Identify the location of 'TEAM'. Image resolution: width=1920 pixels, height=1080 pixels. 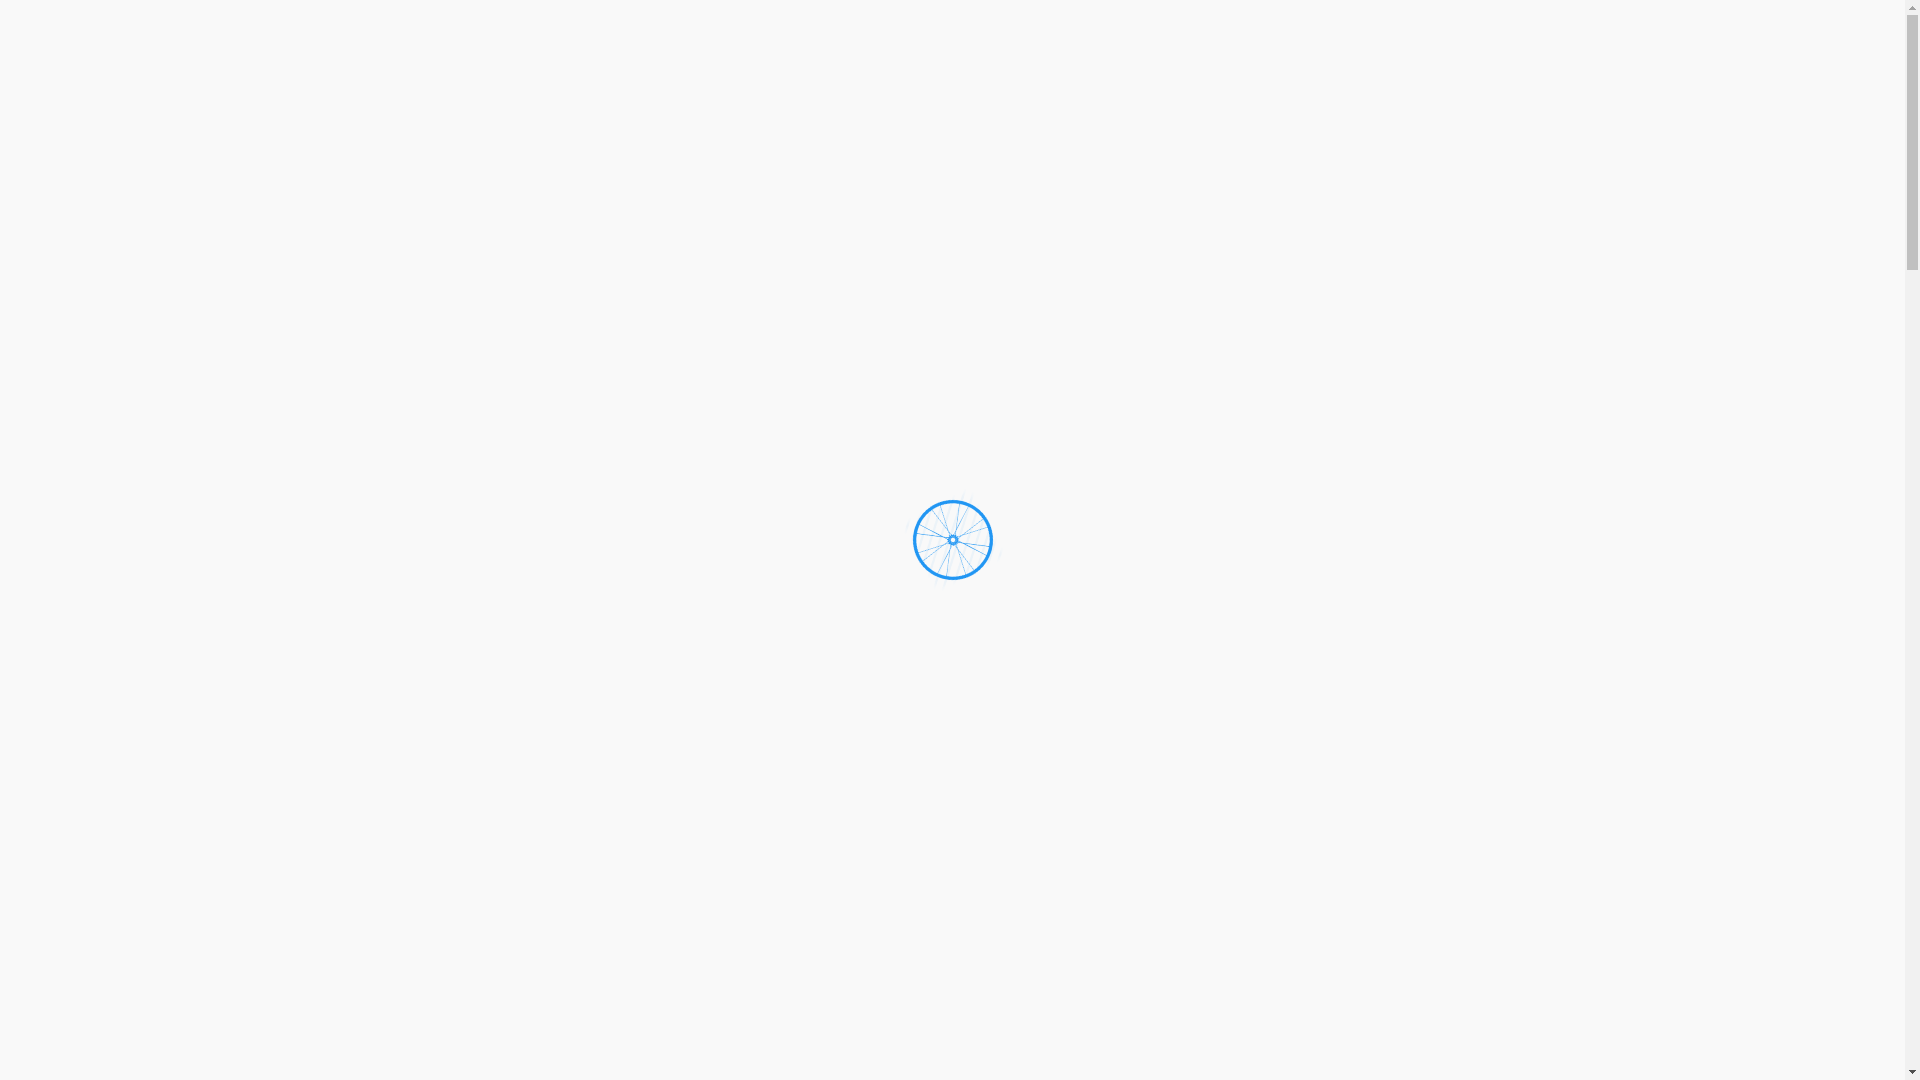
(1401, 97).